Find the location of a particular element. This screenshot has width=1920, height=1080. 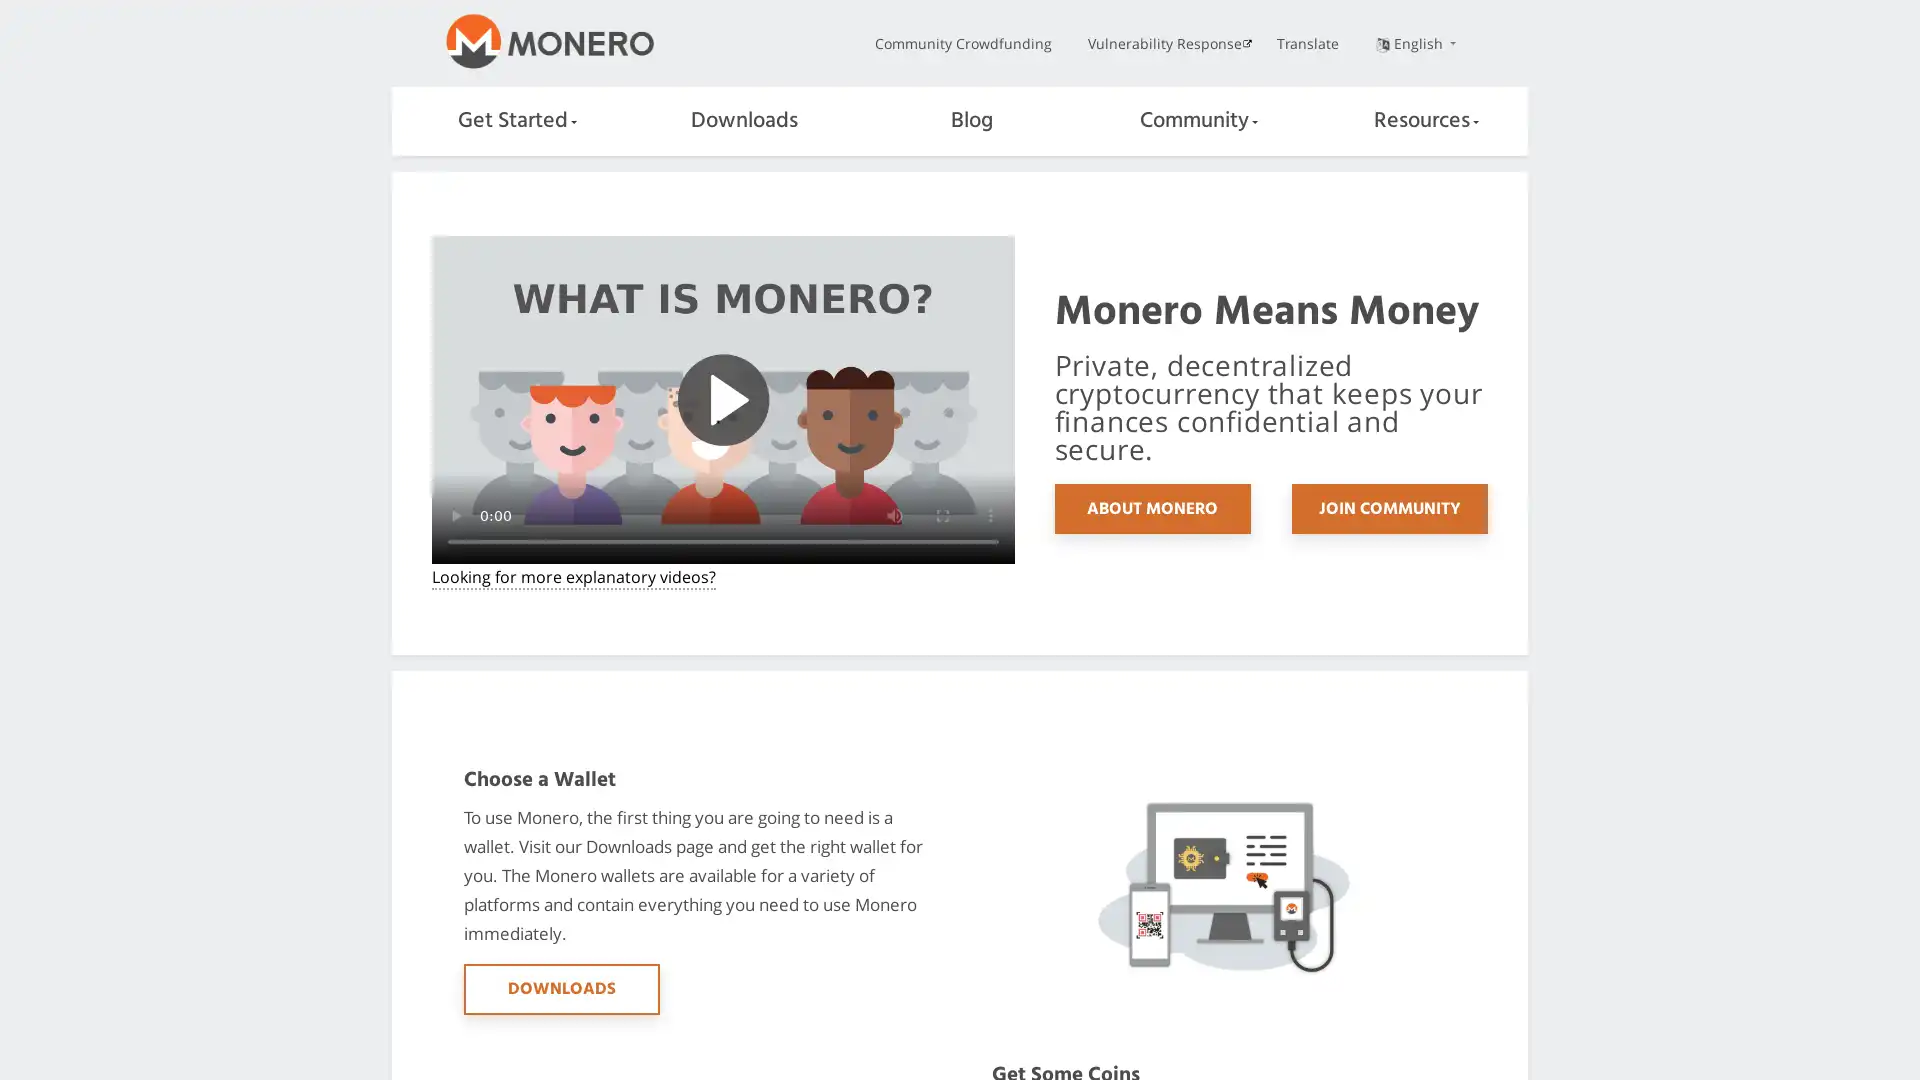

play is located at coordinates (455, 515).